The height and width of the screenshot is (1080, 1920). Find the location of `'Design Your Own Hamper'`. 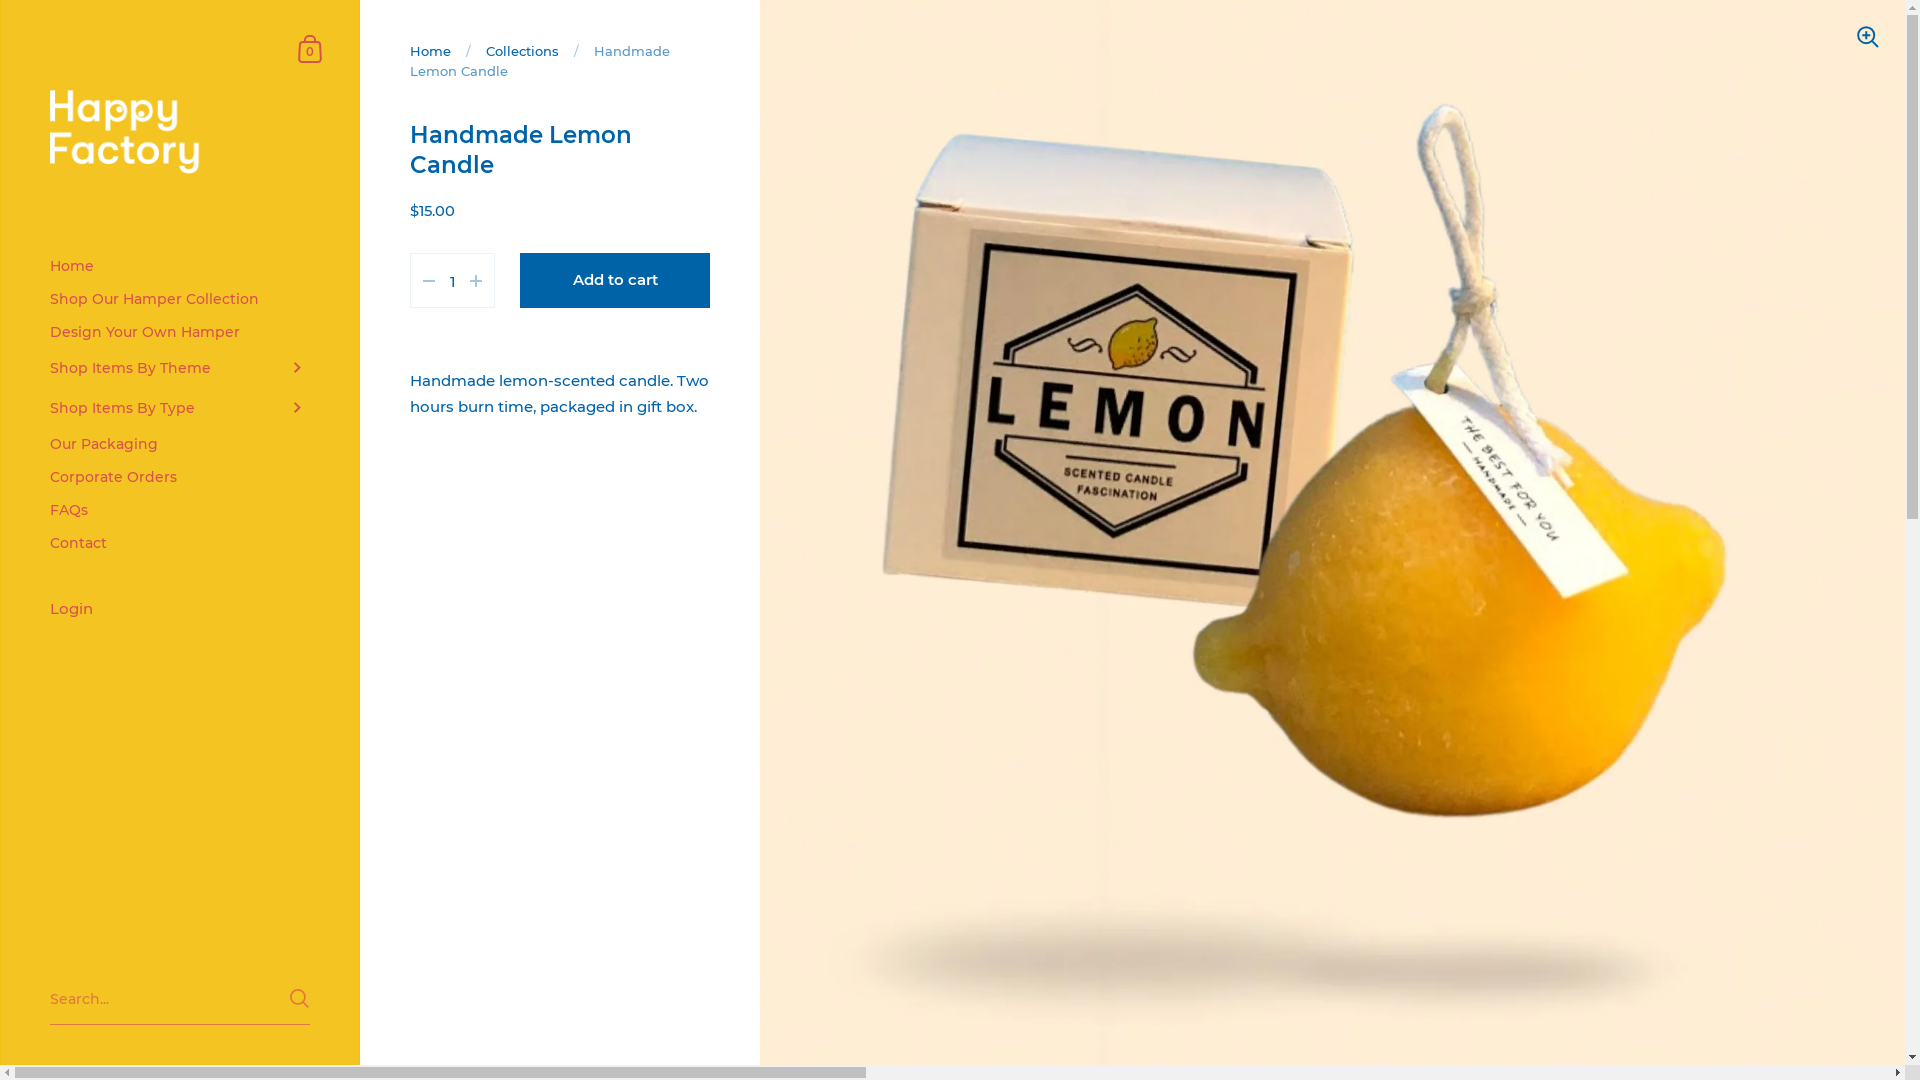

'Design Your Own Hamper' is located at coordinates (179, 331).